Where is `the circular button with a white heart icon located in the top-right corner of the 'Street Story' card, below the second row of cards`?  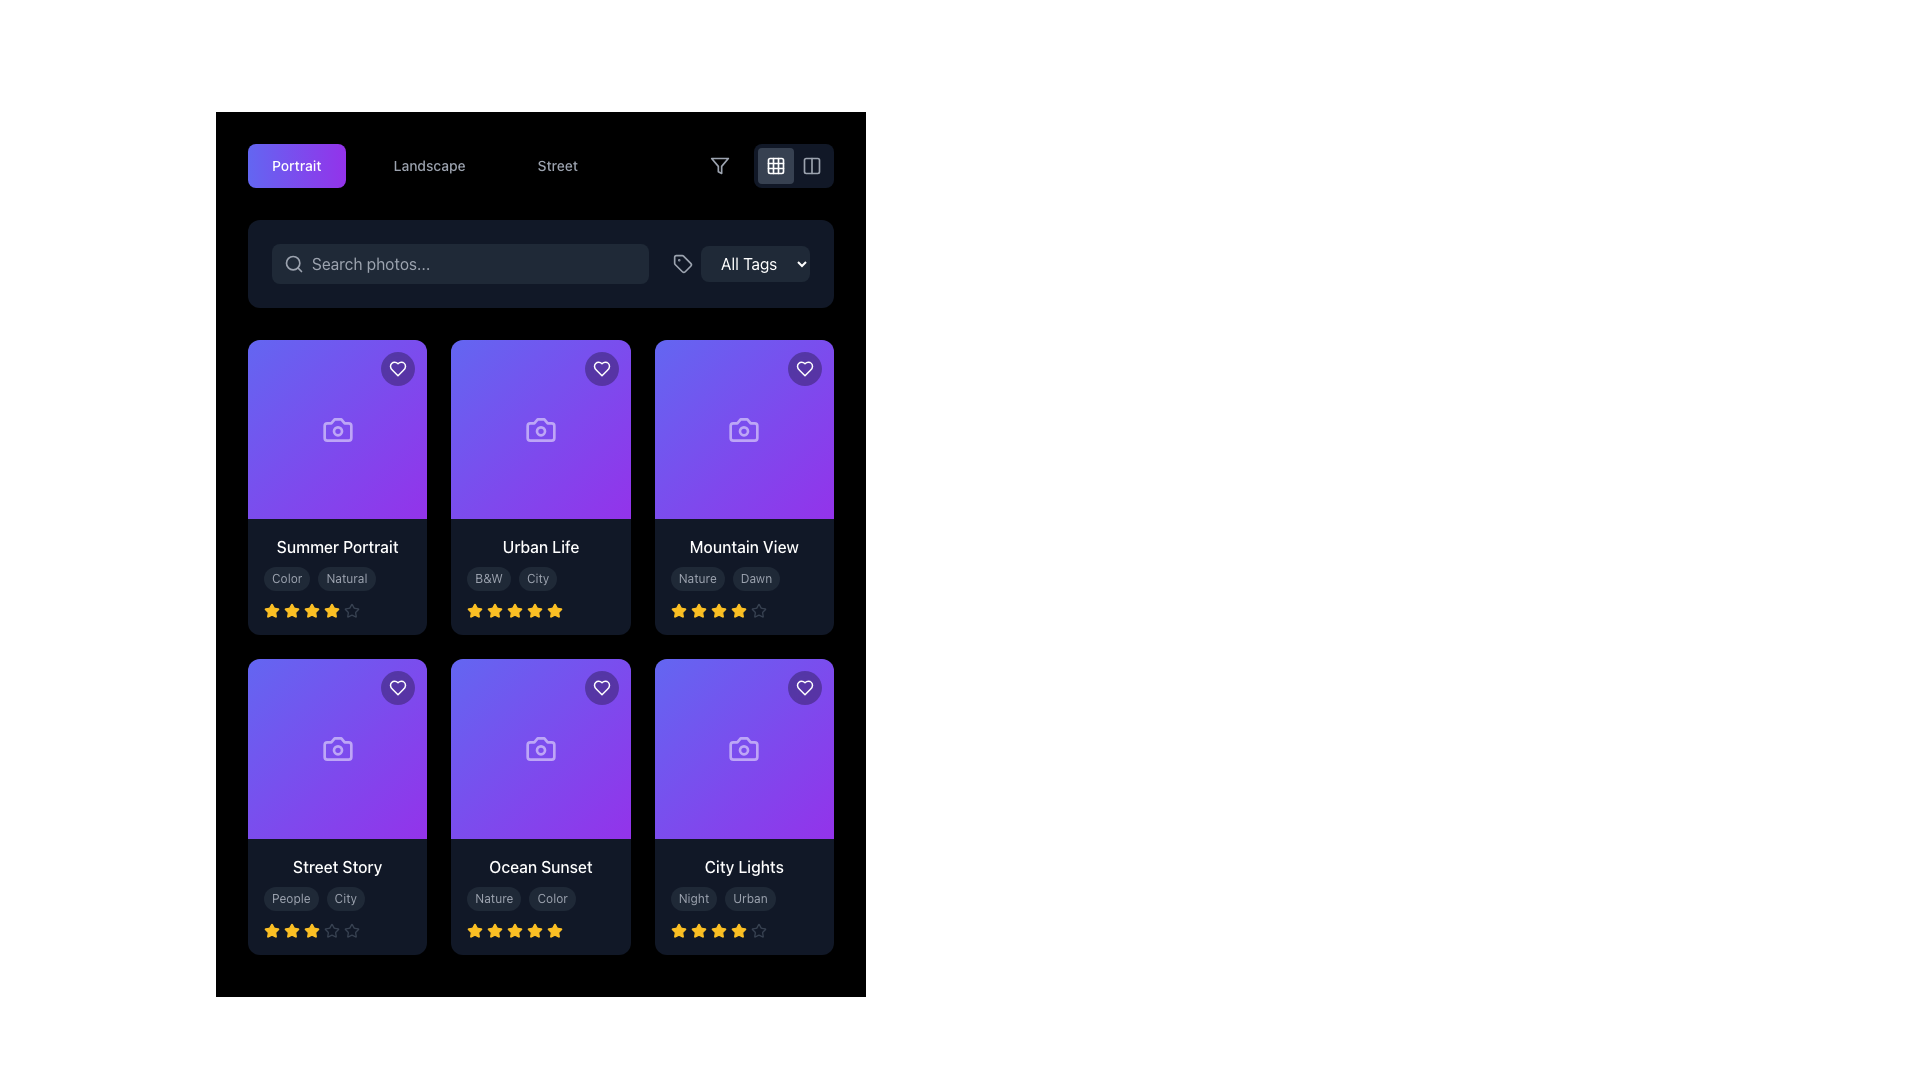 the circular button with a white heart icon located in the top-right corner of the 'Street Story' card, below the second row of cards is located at coordinates (398, 687).